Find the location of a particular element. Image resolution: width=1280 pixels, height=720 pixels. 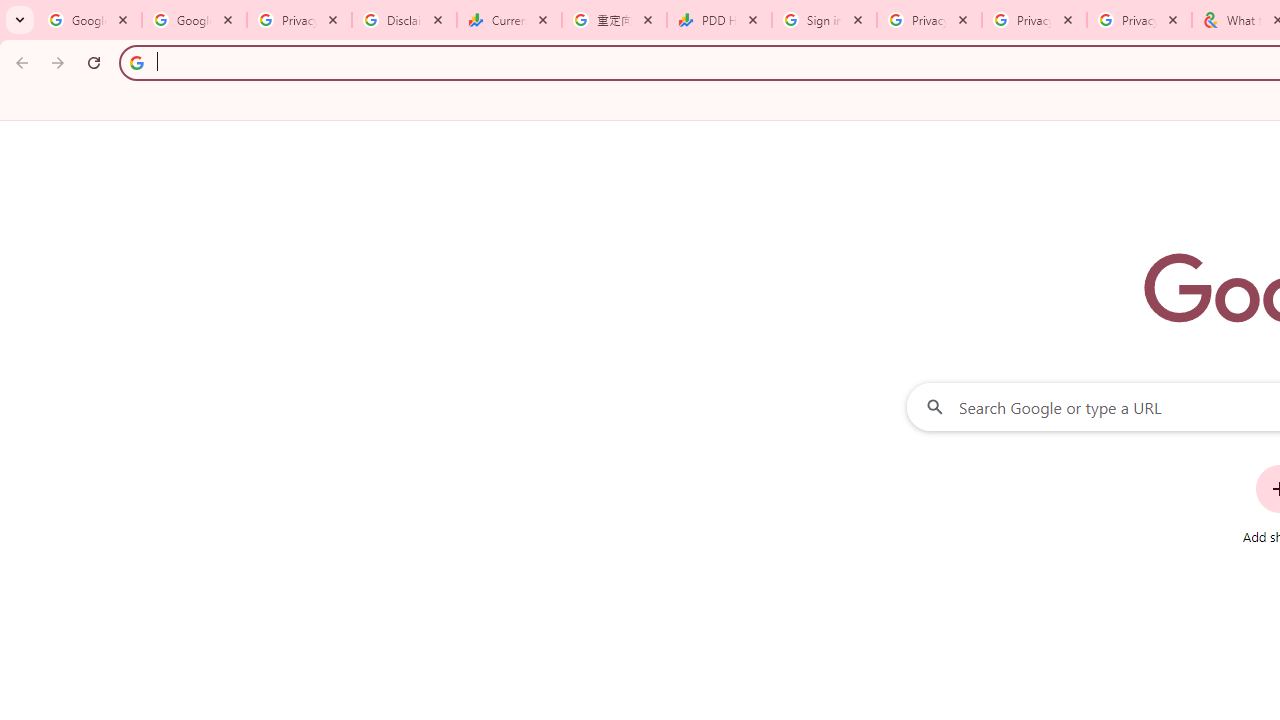

'PDD Holdings Inc - ADR (PDD) Price & News - Google Finance' is located at coordinates (719, 20).